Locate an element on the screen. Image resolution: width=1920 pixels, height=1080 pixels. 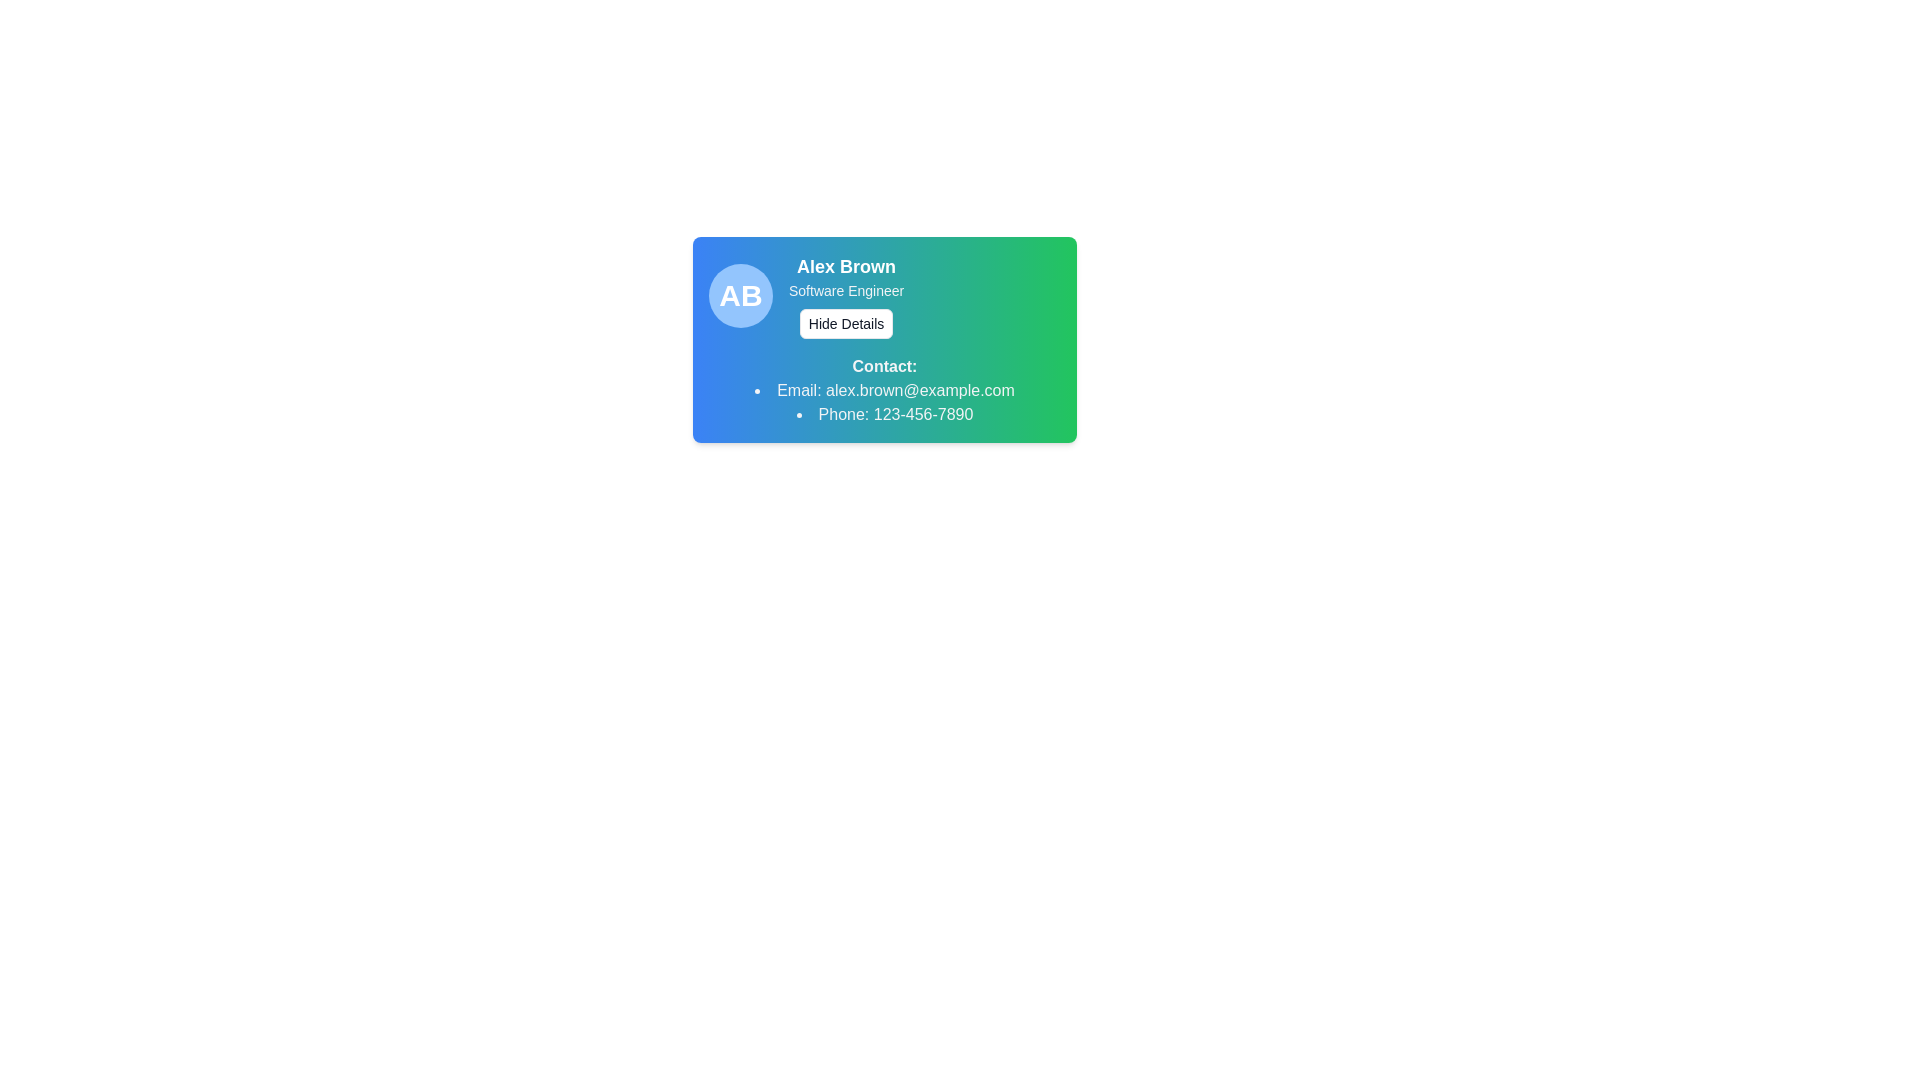
the 'Contact:' text label, which is styled in bold and positioned at the top of the contact information section is located at coordinates (883, 366).